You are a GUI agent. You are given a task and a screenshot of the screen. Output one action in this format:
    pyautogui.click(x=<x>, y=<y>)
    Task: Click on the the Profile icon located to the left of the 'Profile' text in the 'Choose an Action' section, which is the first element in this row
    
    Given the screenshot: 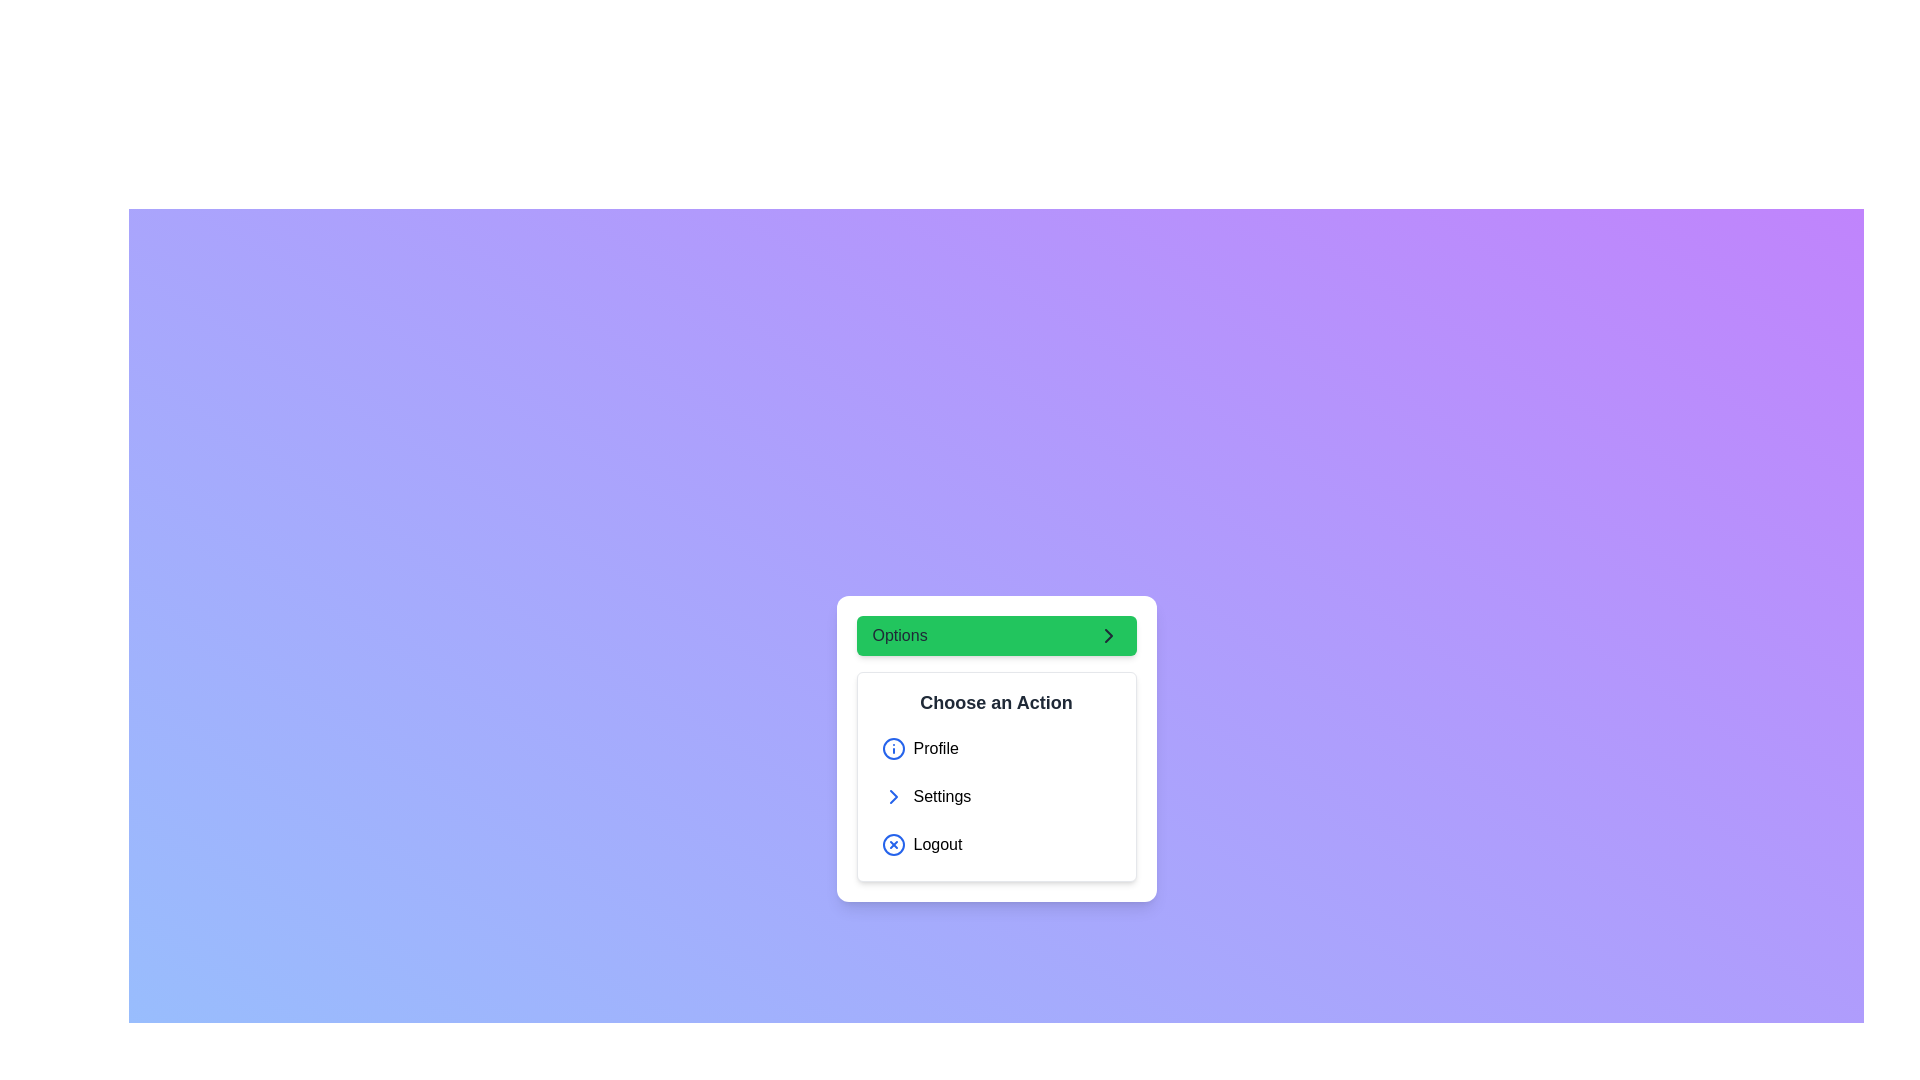 What is the action you would take?
    pyautogui.click(x=892, y=748)
    